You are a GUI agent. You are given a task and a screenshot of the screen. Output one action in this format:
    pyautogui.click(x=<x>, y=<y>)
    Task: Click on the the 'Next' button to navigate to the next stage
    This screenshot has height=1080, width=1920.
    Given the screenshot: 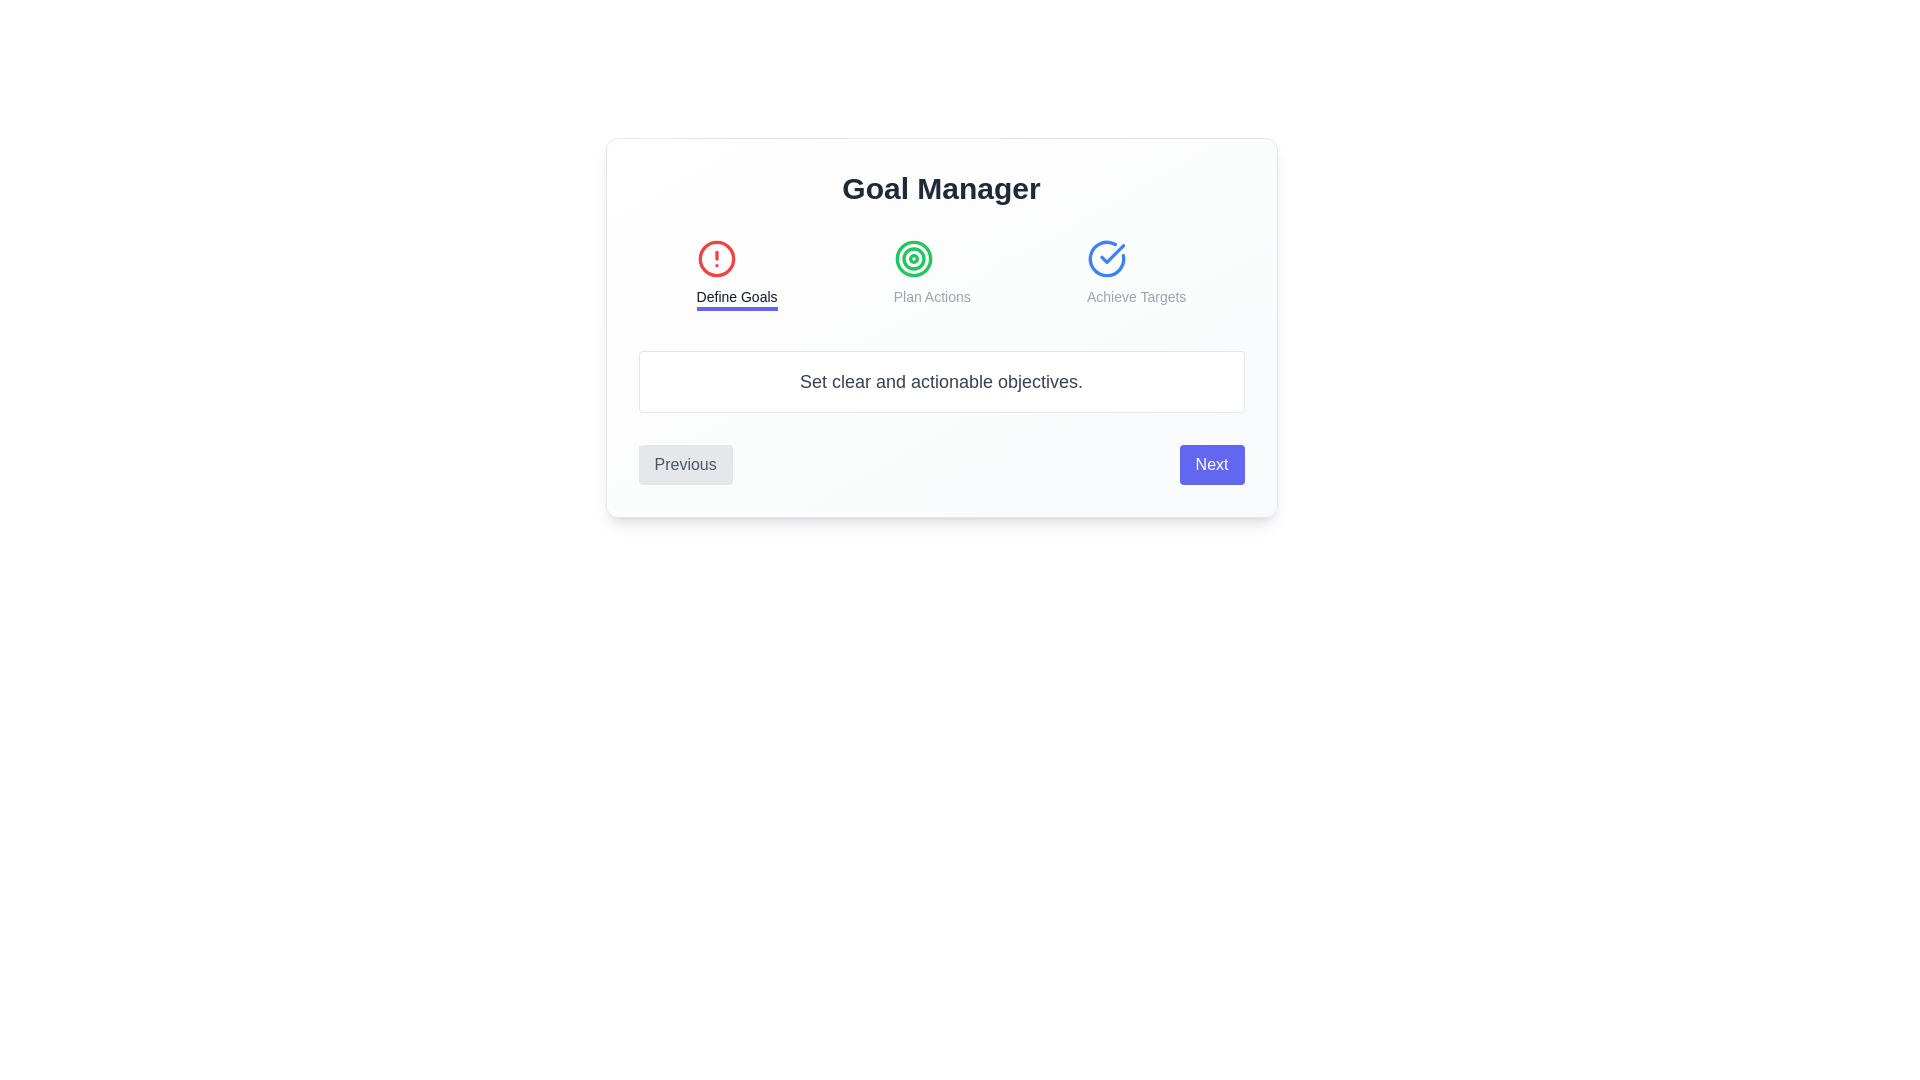 What is the action you would take?
    pyautogui.click(x=1210, y=465)
    